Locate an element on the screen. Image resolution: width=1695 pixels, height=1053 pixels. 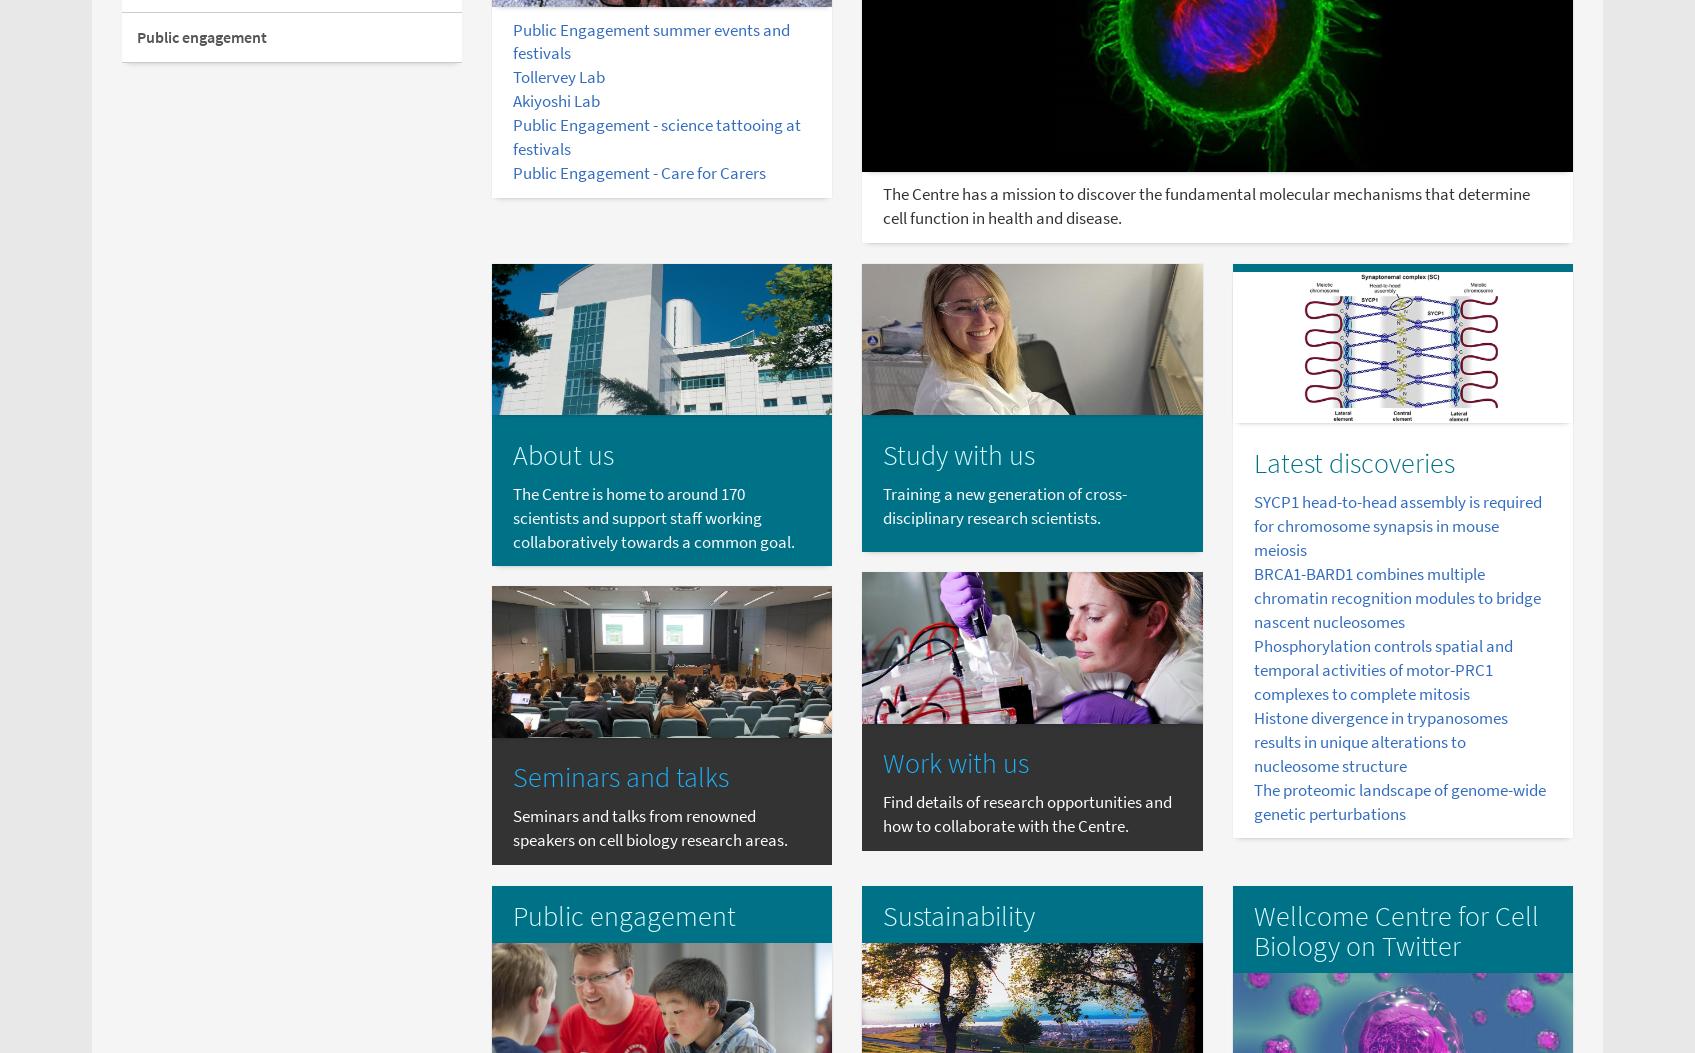
'Work with us' is located at coordinates (955, 762).